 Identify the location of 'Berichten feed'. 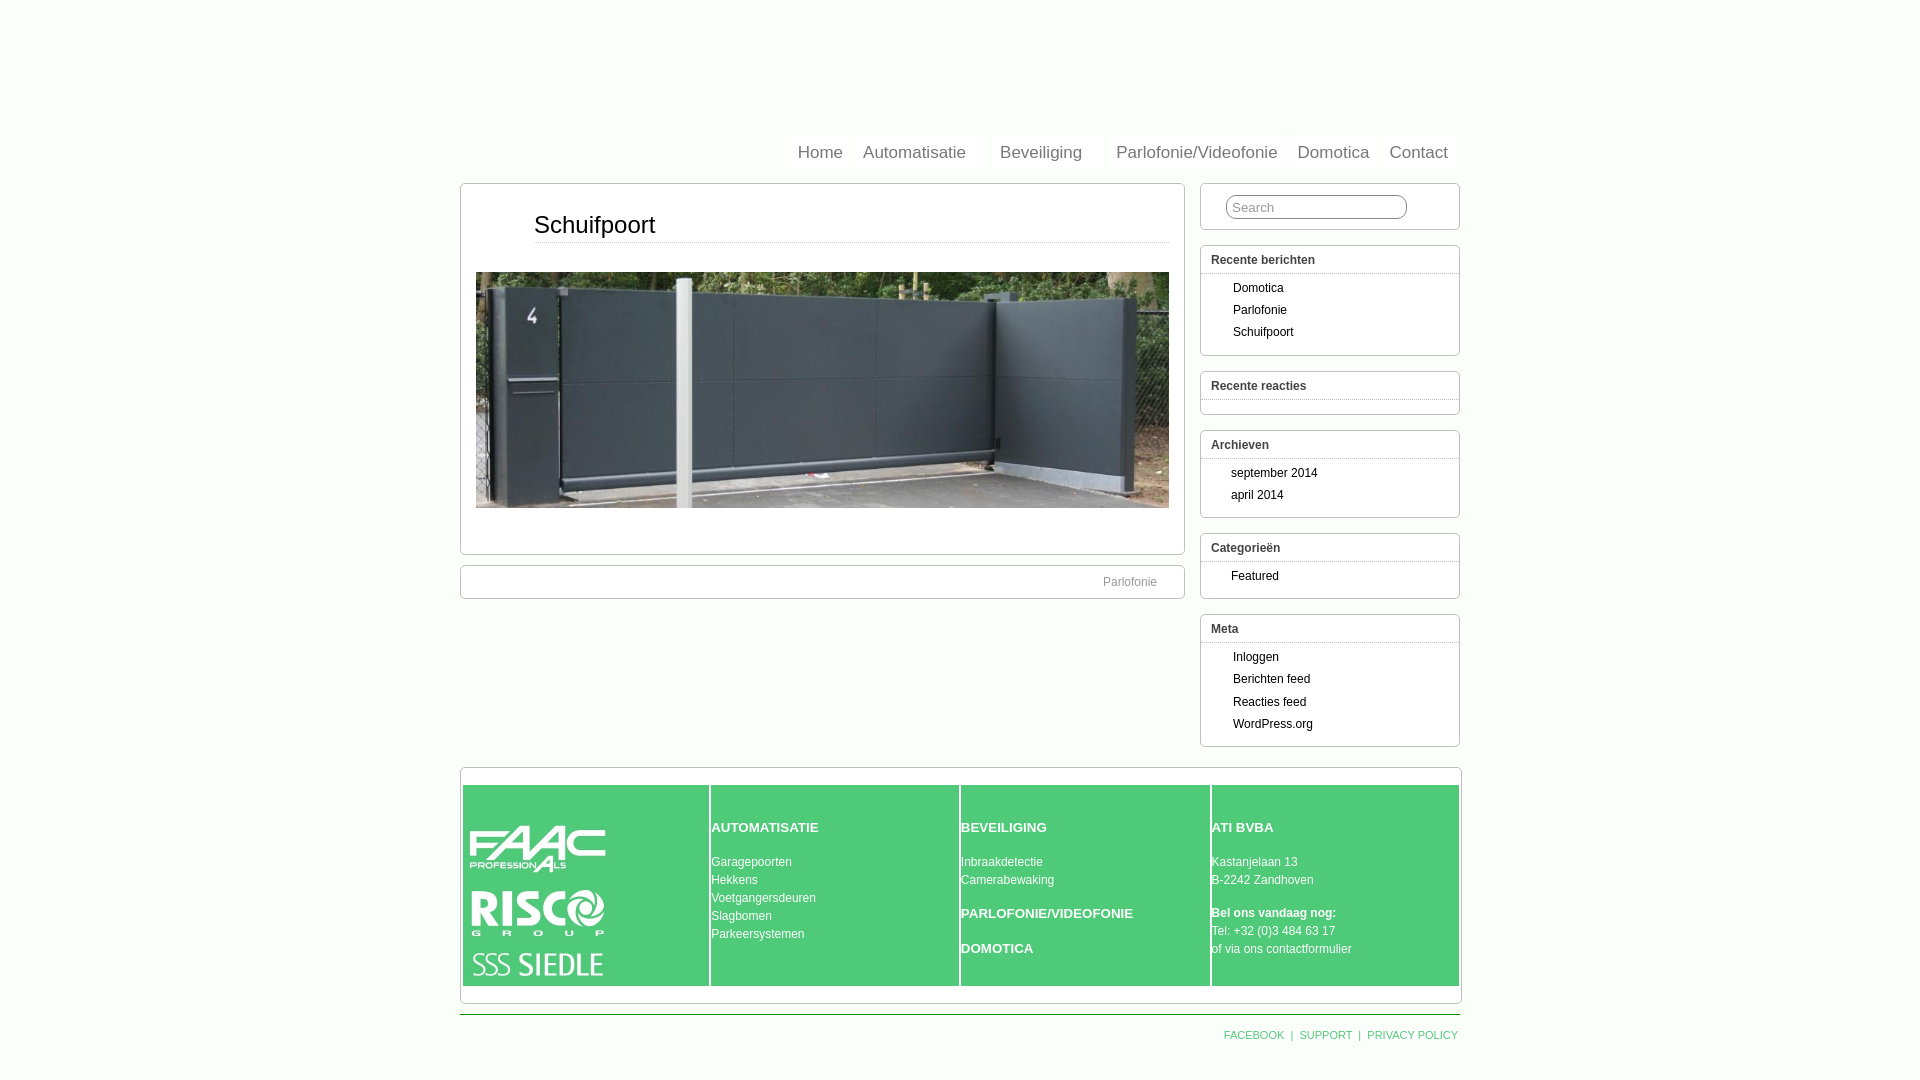
(1232, 677).